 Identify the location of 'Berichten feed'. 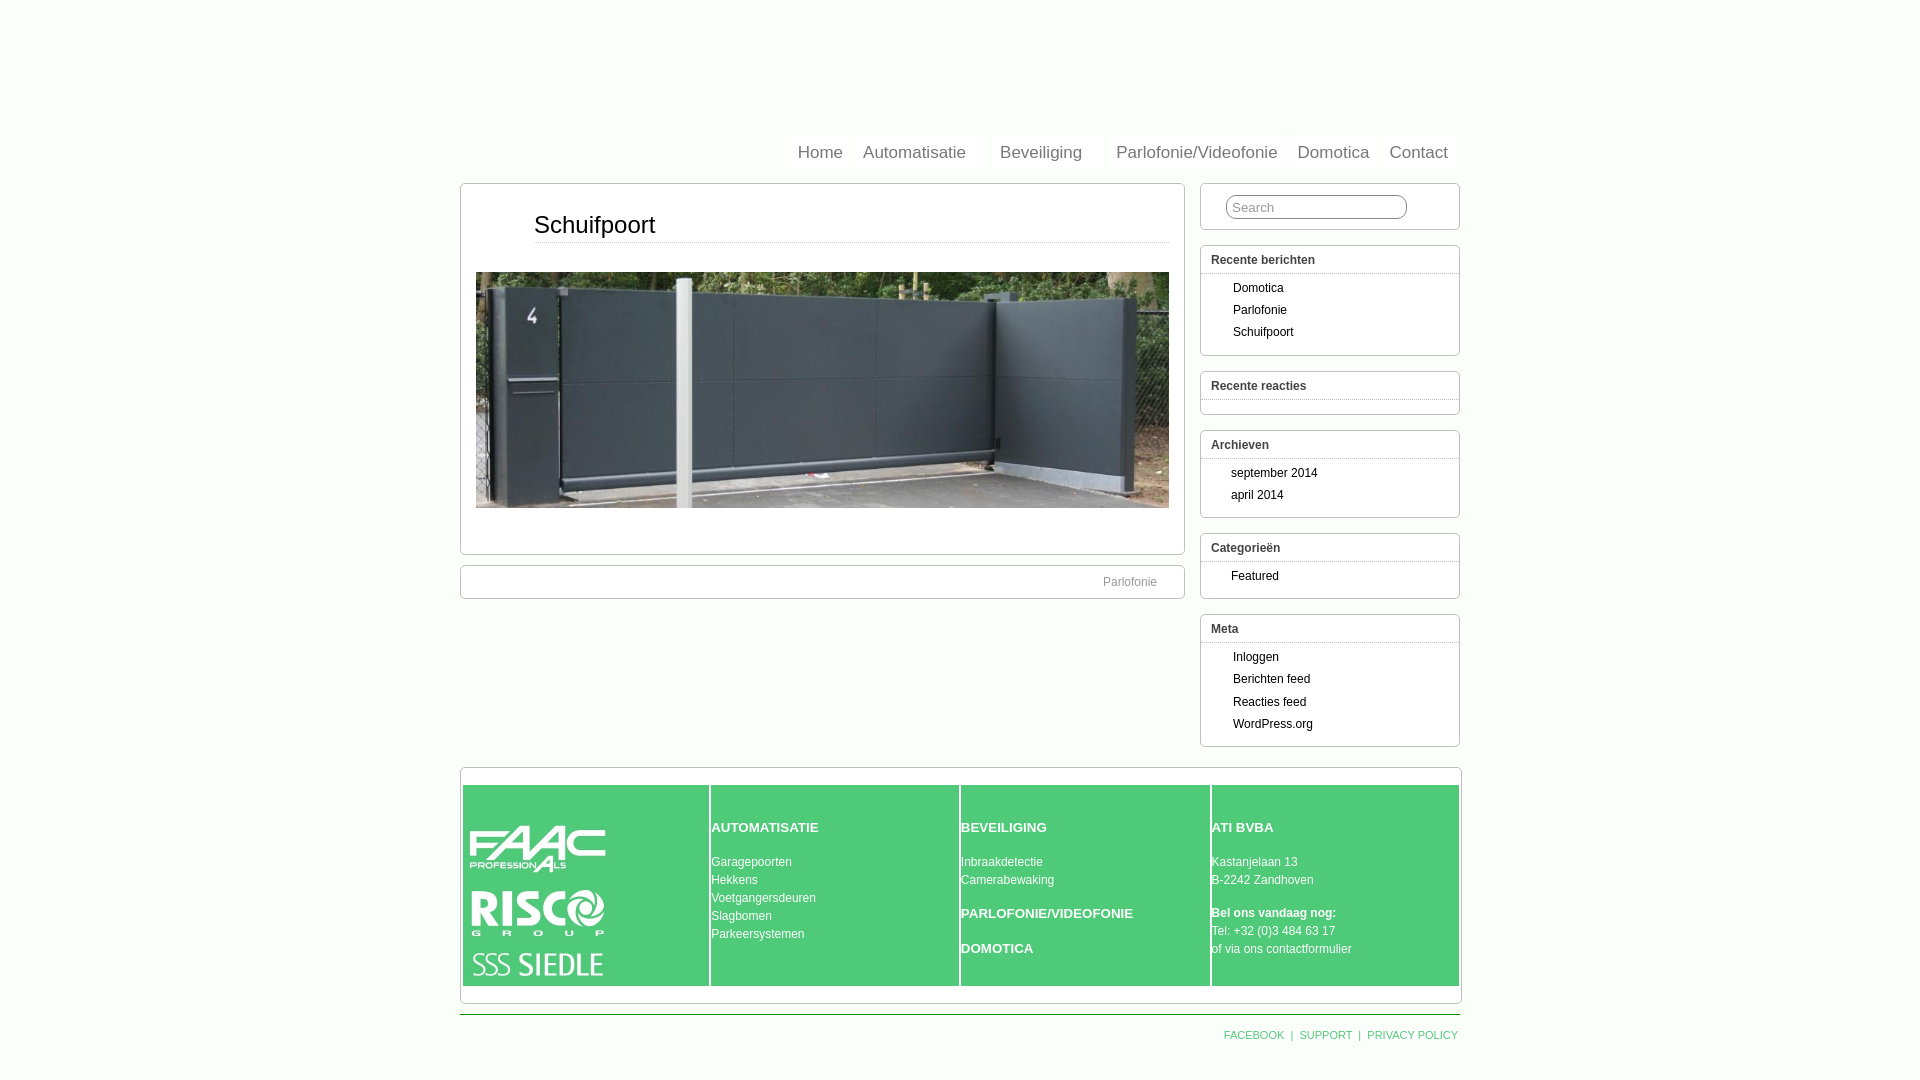
(1232, 677).